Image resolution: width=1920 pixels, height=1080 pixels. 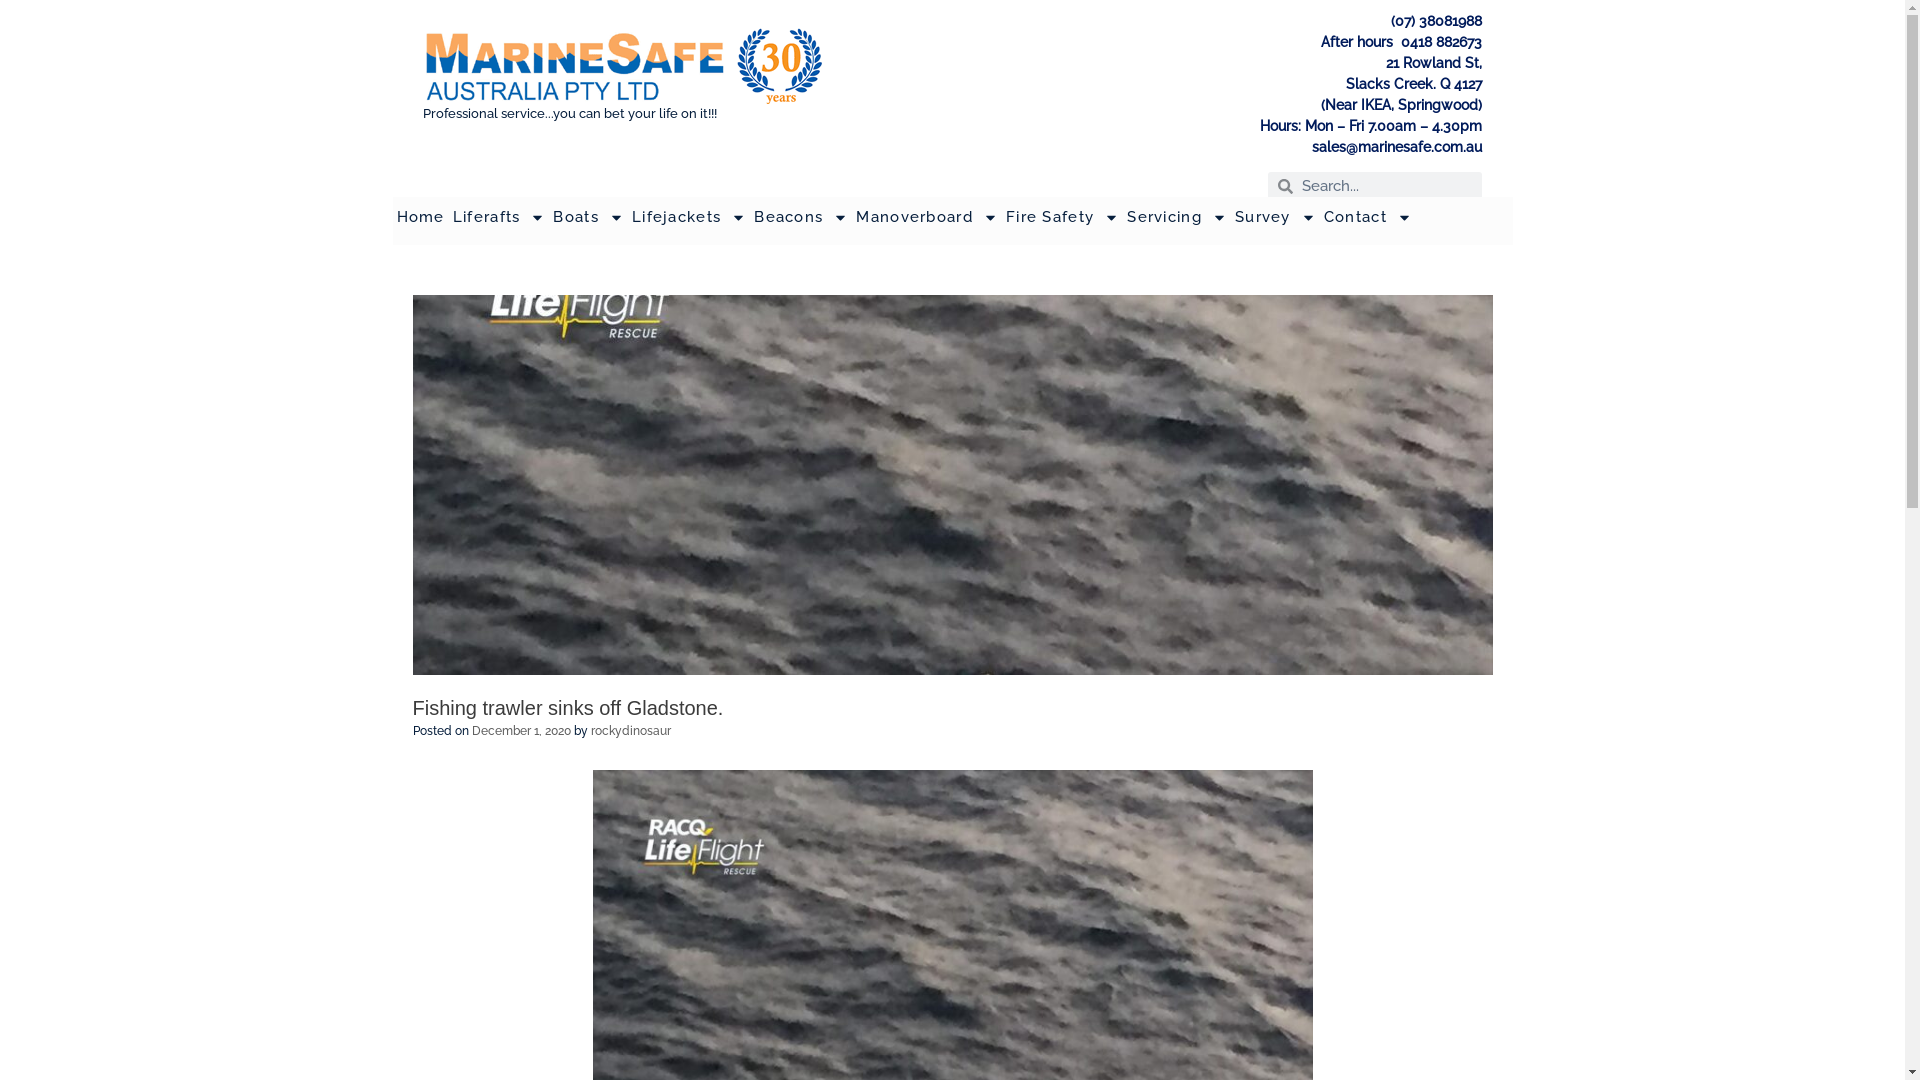 I want to click on 'rockydinosaur', so click(x=628, y=731).